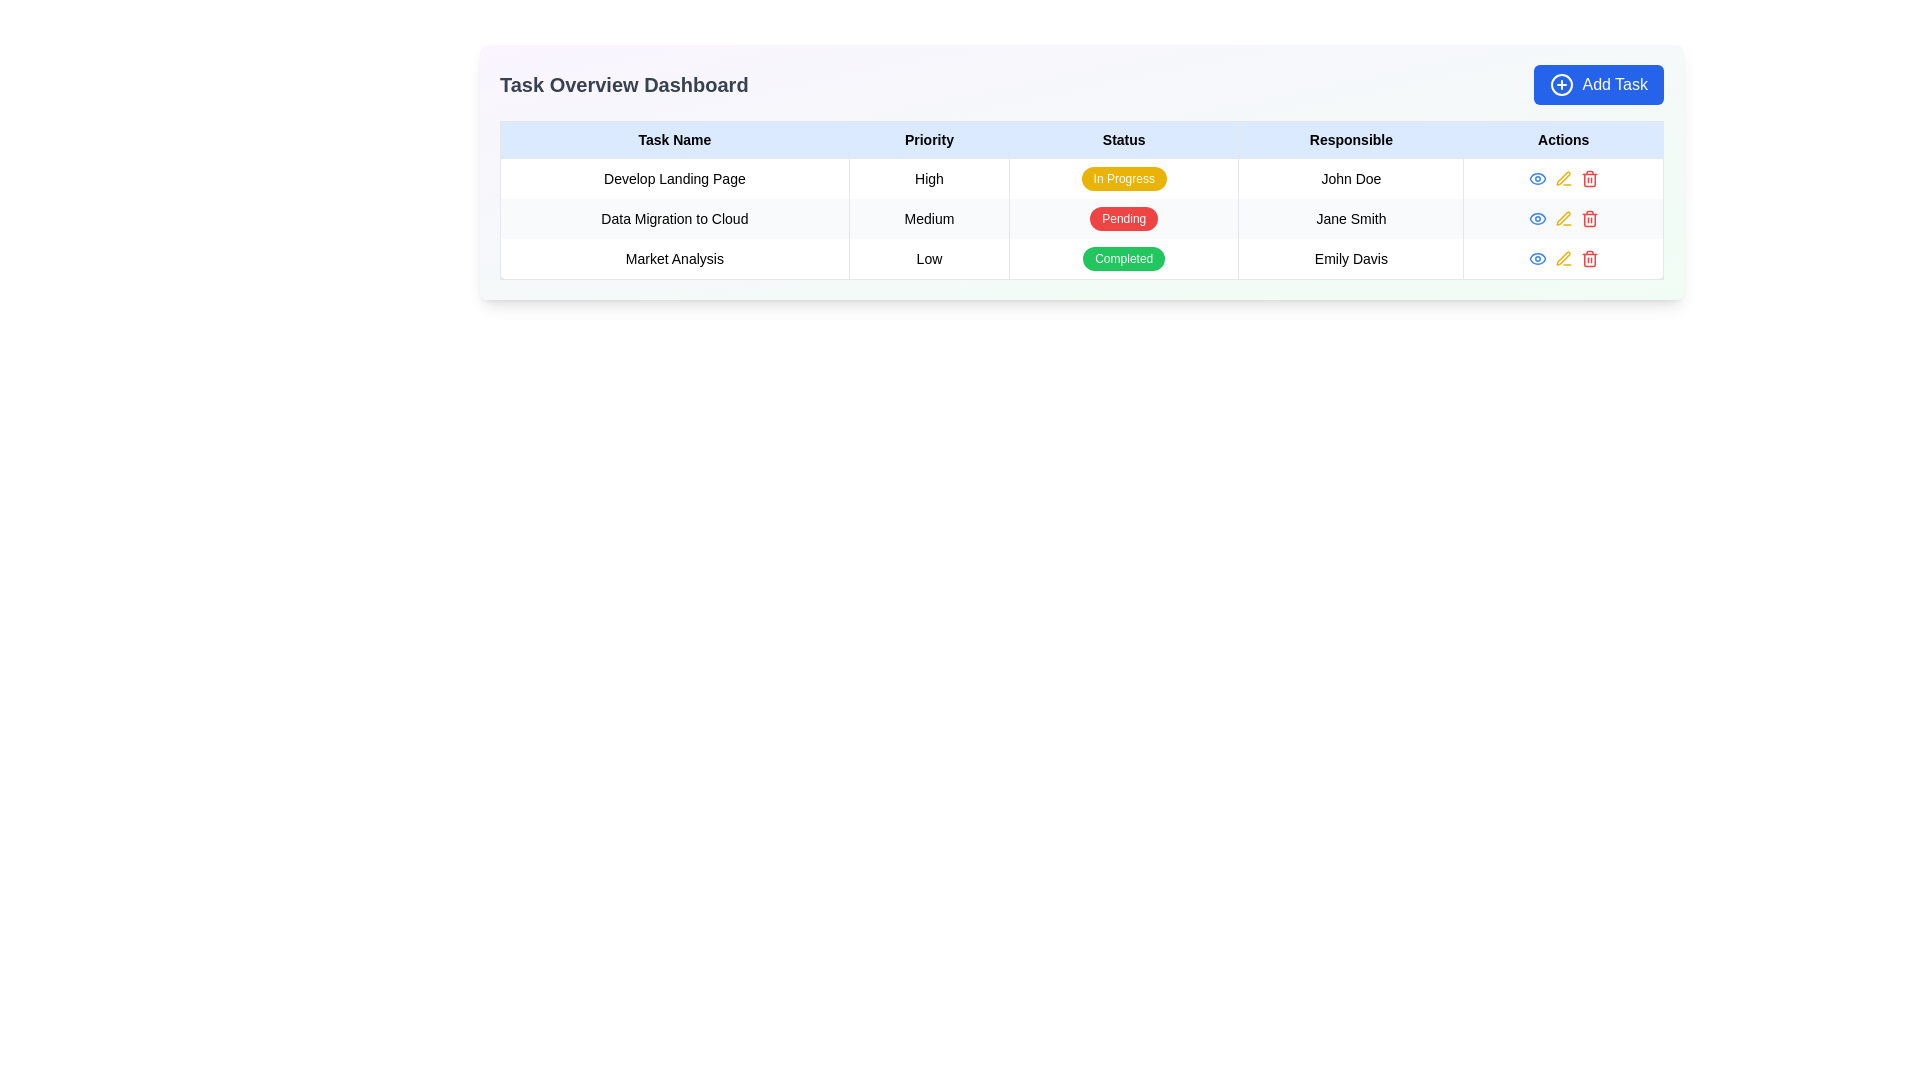 Image resolution: width=1920 pixels, height=1080 pixels. What do you see at coordinates (1351, 177) in the screenshot?
I see `the static text label indicating the individual responsible for the task 'Develop Landing Page' in the 'Responsible' column of the table` at bounding box center [1351, 177].